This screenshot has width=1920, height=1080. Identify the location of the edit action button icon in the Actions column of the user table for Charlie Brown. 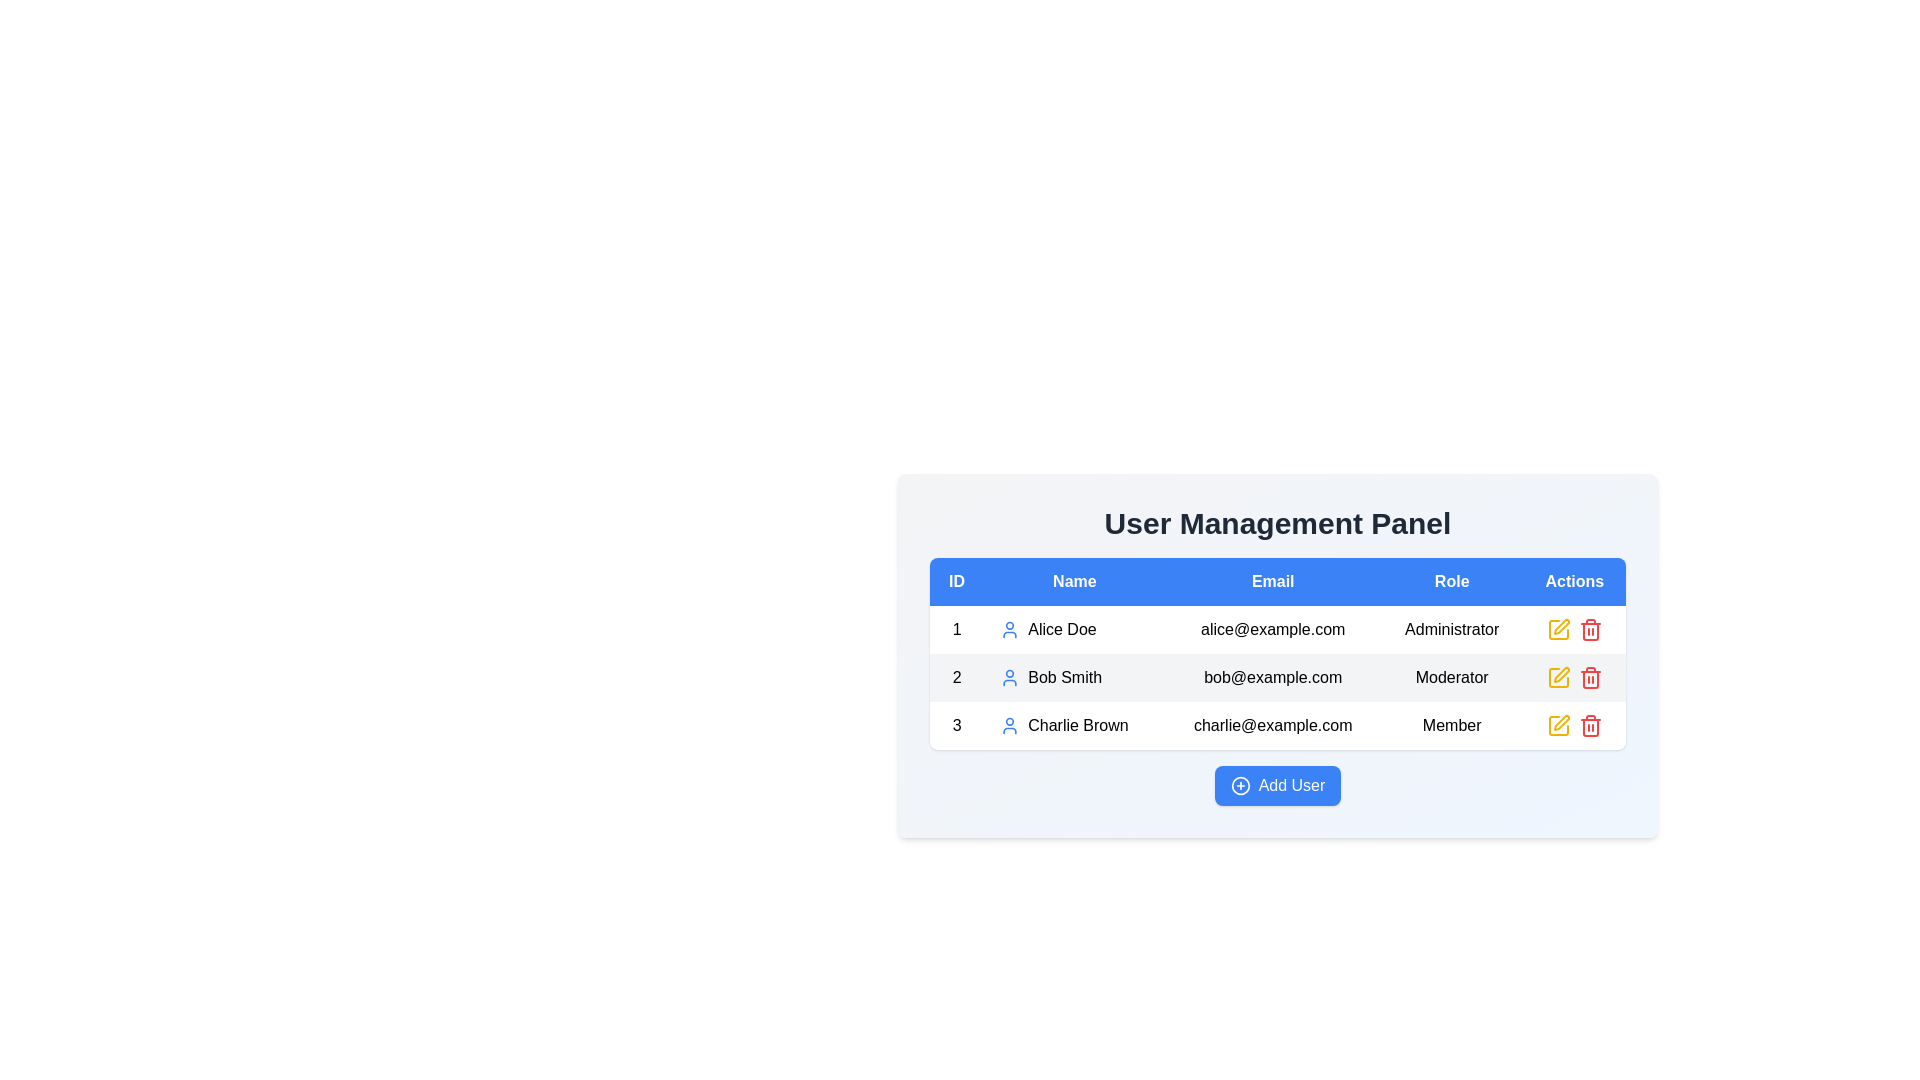
(1557, 725).